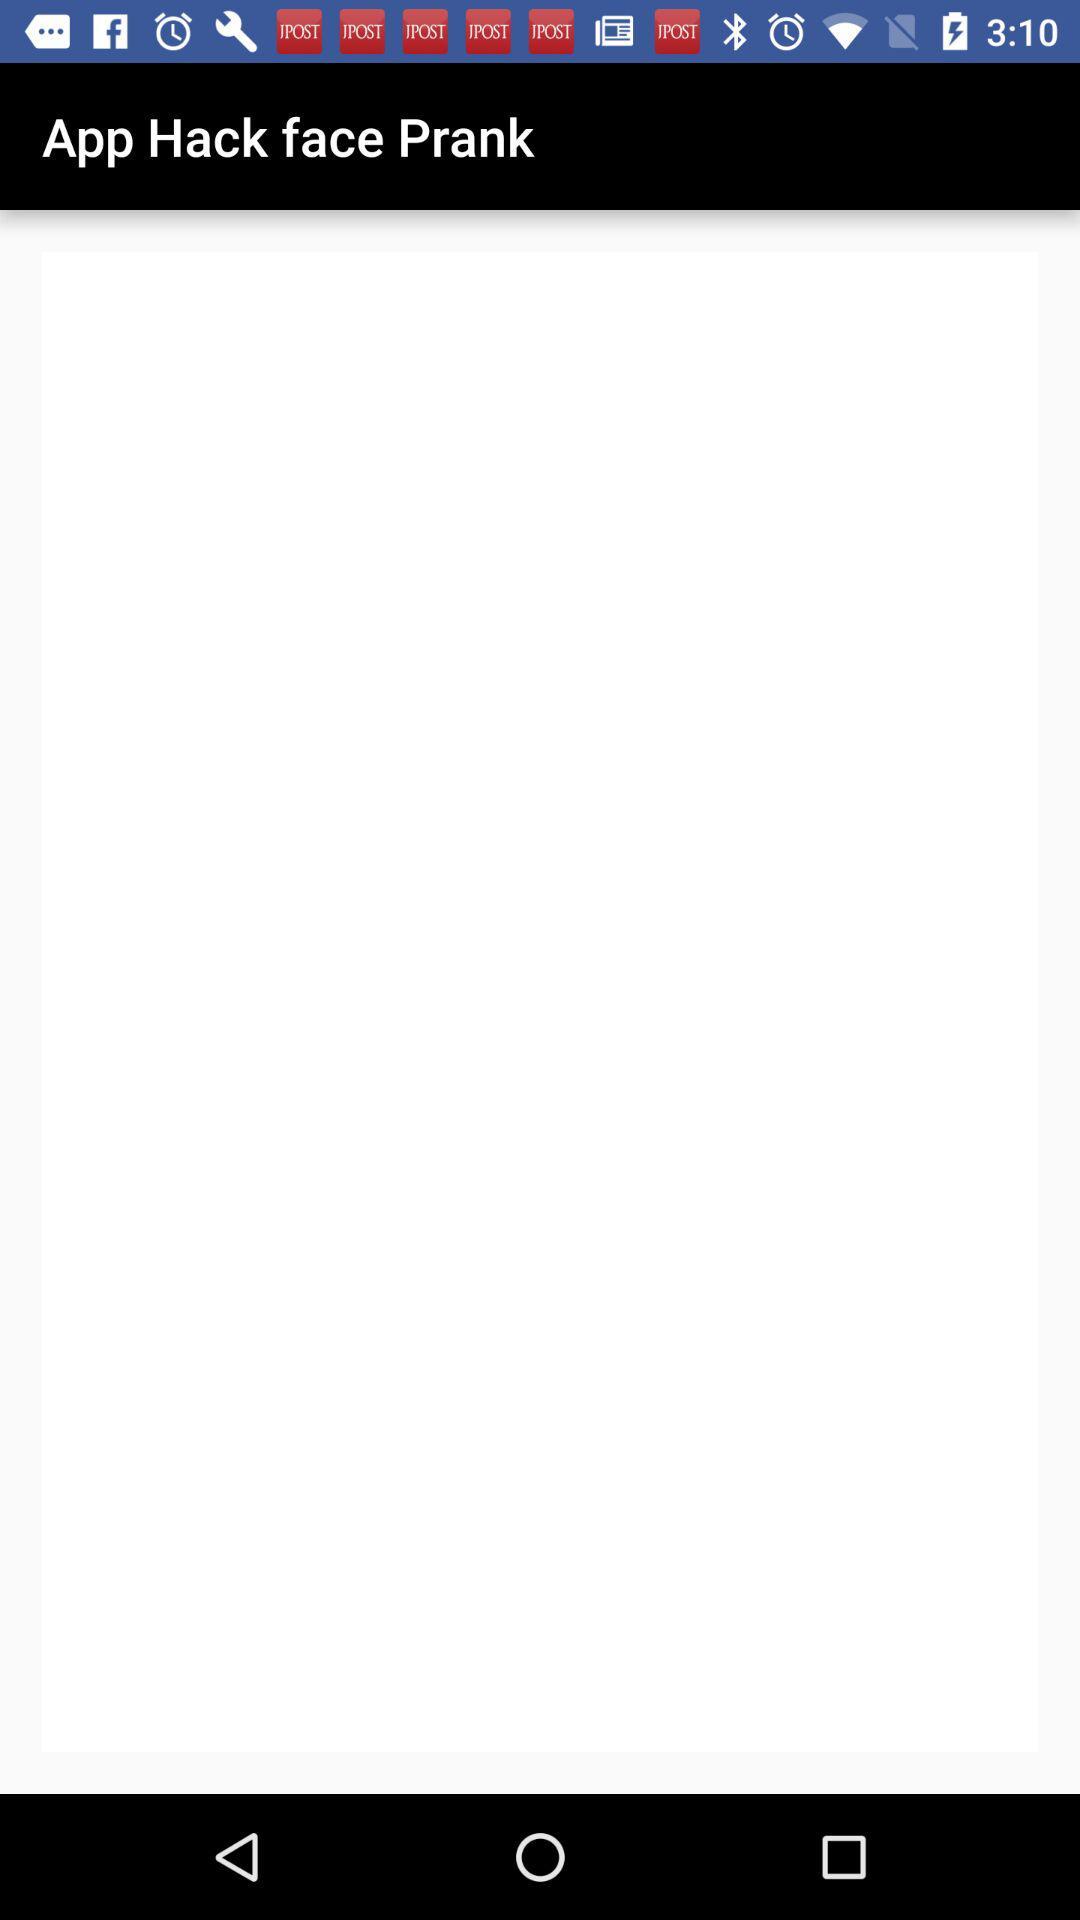  I want to click on app below the app hack face, so click(540, 1002).